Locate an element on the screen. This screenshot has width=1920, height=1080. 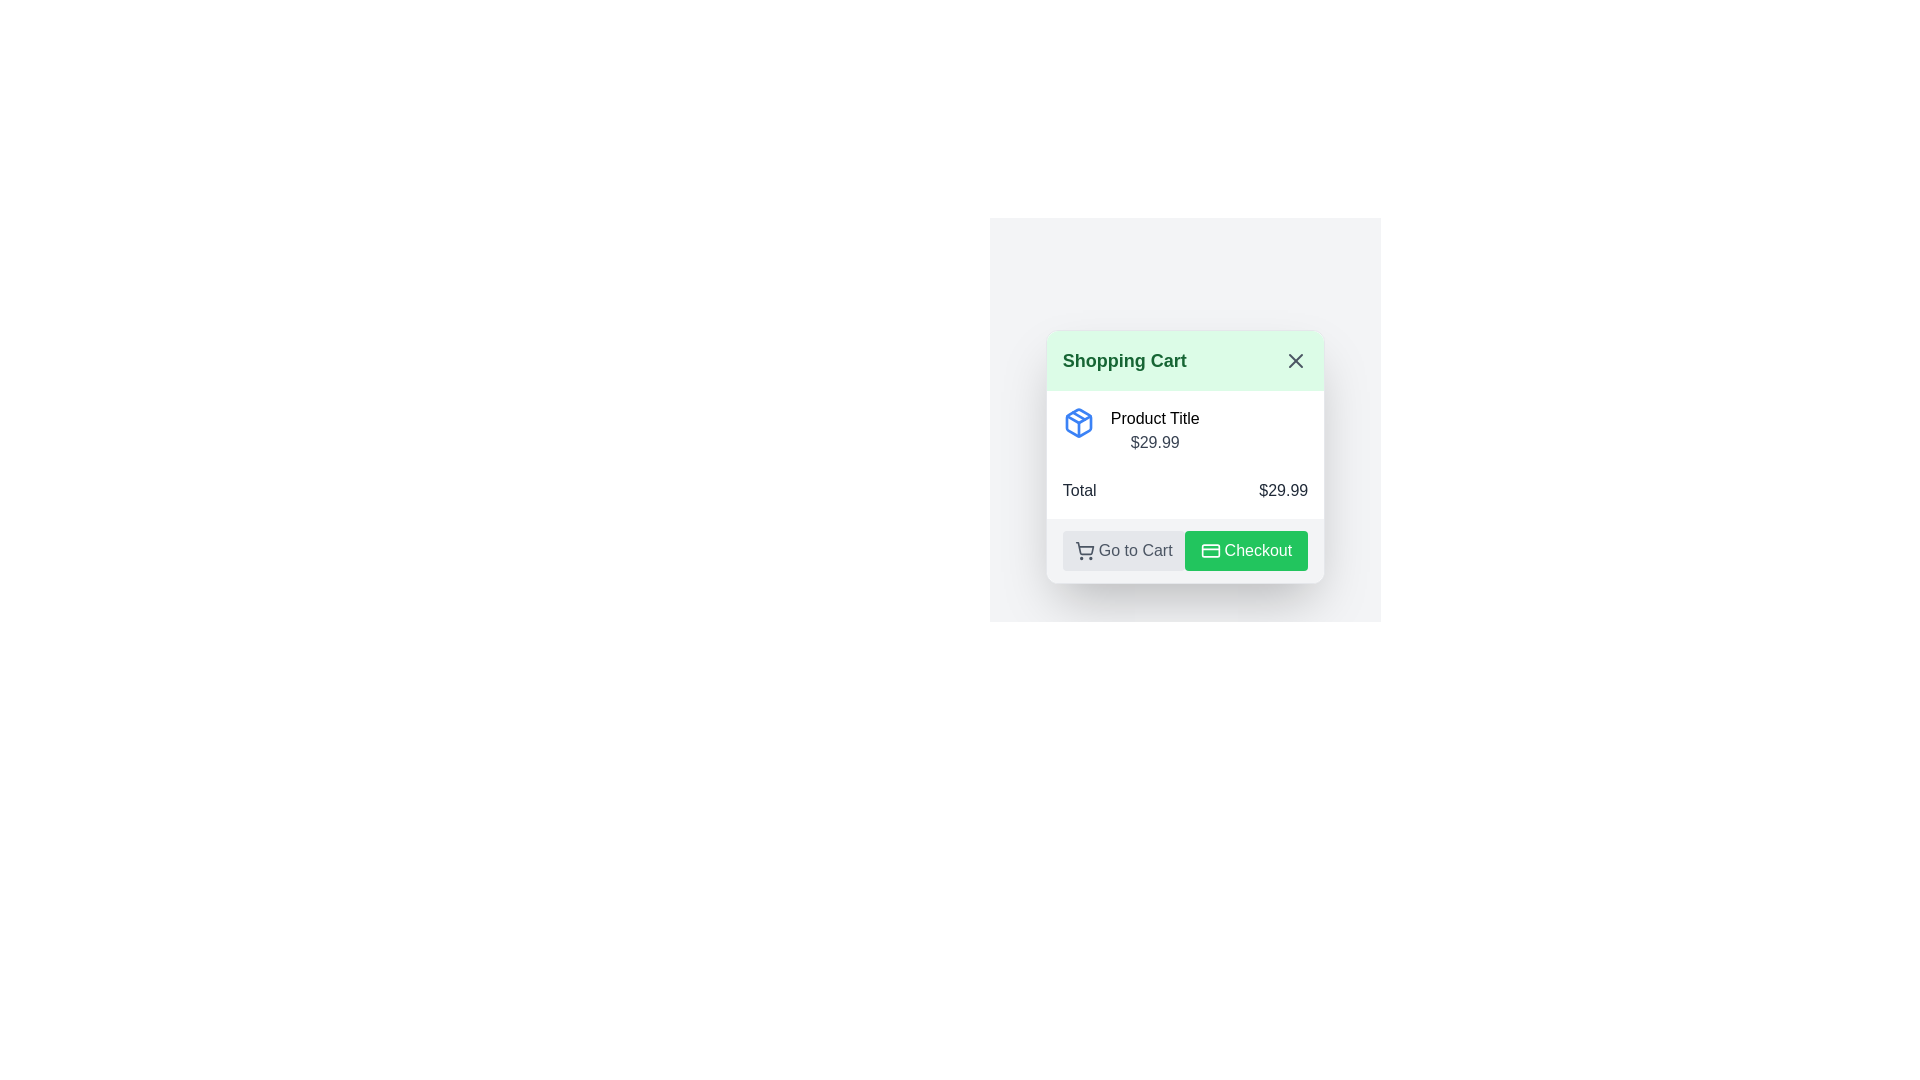
text displayed in the product name label located near the top-left section of the shopping cart box, to the right of the product icon and above the price label '$29.99' is located at coordinates (1155, 418).